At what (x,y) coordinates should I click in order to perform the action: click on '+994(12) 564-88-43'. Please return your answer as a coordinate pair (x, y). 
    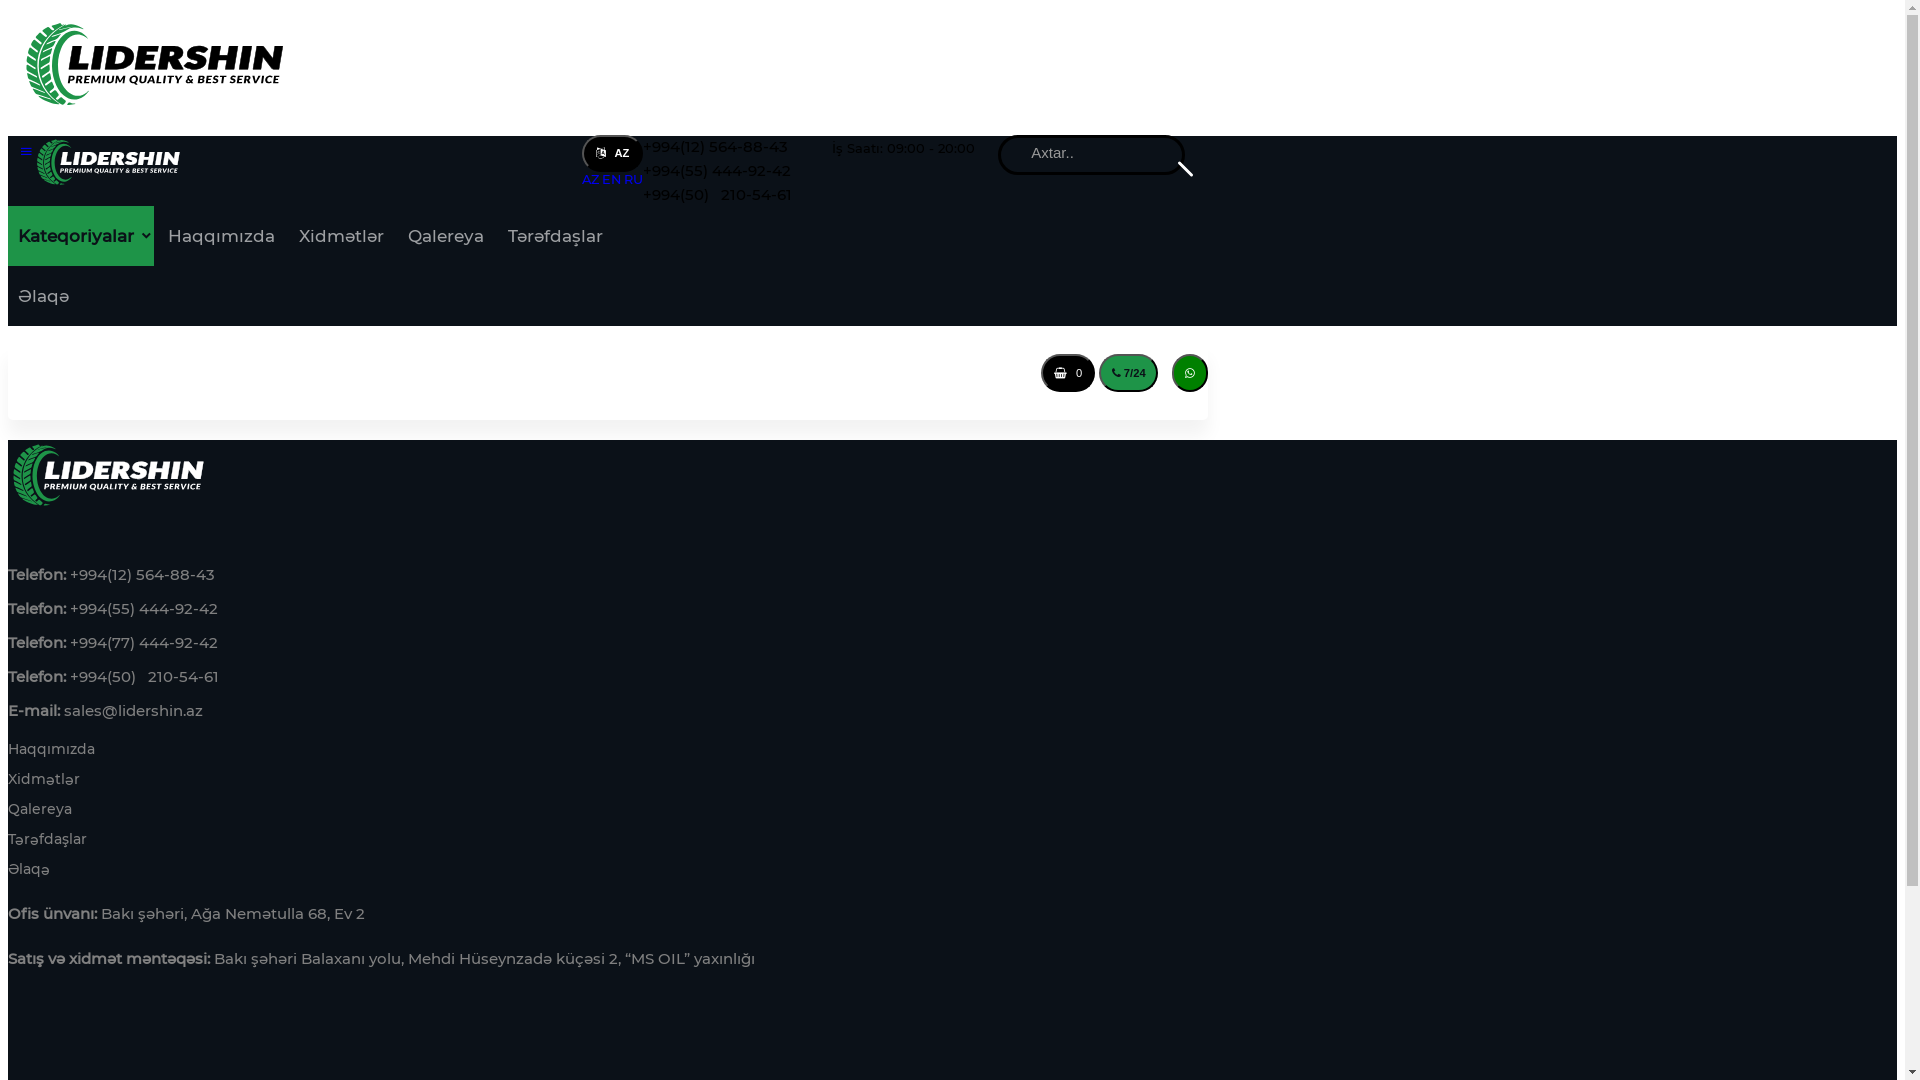
    Looking at the image, I should click on (643, 145).